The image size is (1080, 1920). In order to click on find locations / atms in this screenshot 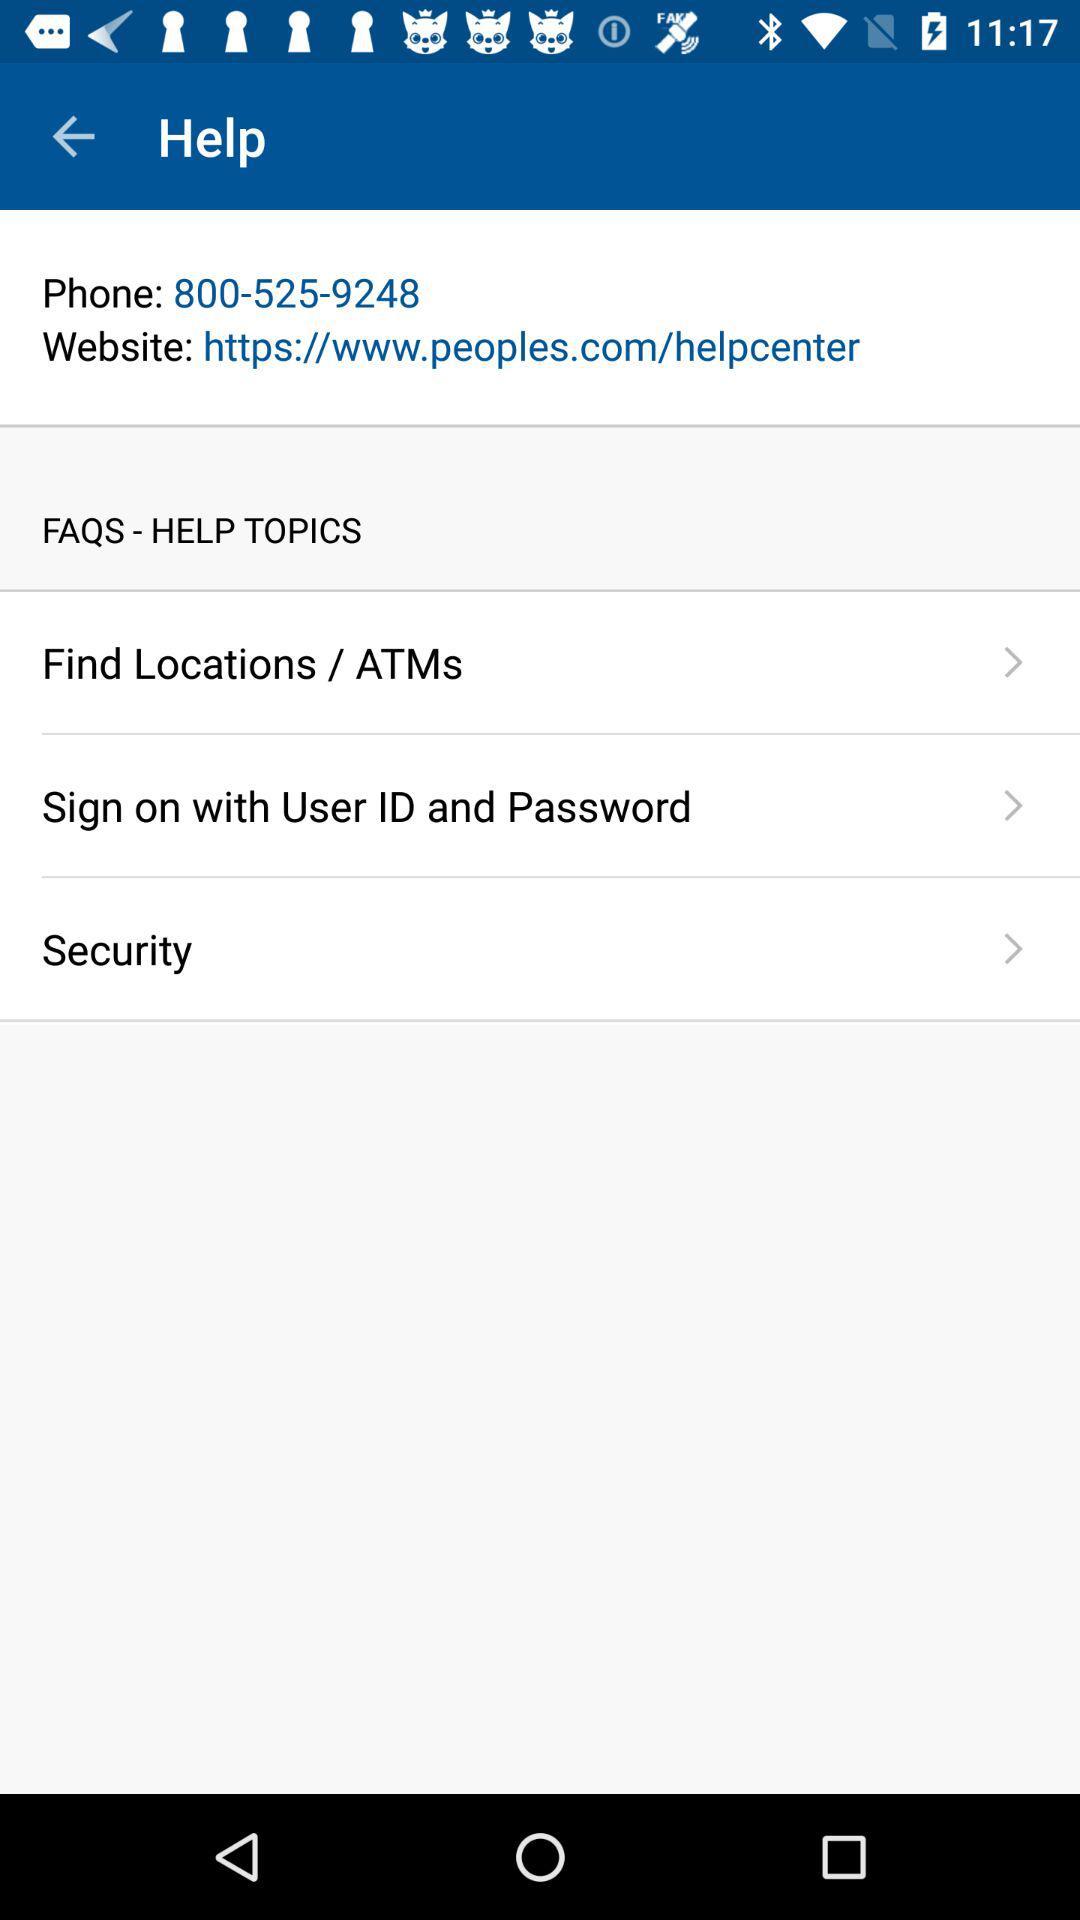, I will do `click(494, 662)`.